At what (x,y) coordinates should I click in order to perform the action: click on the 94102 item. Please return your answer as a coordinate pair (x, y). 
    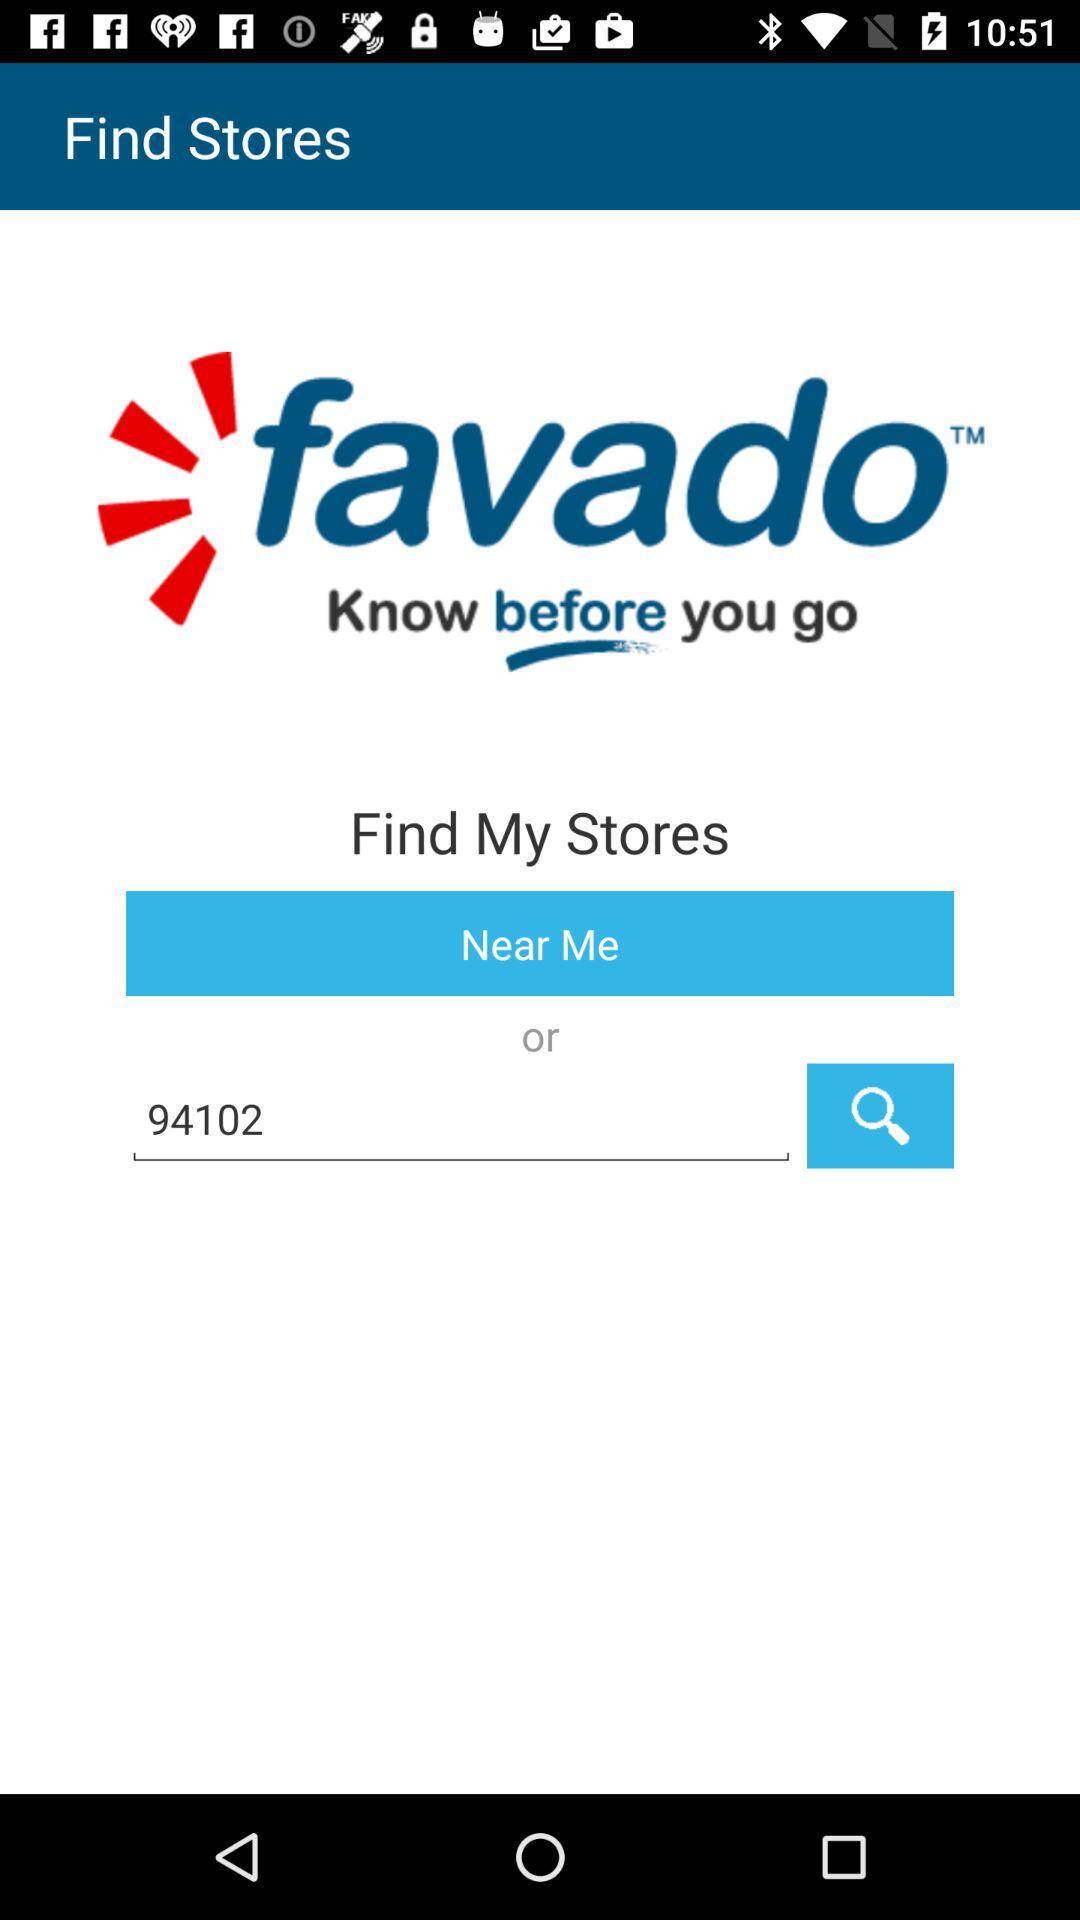
    Looking at the image, I should click on (461, 1115).